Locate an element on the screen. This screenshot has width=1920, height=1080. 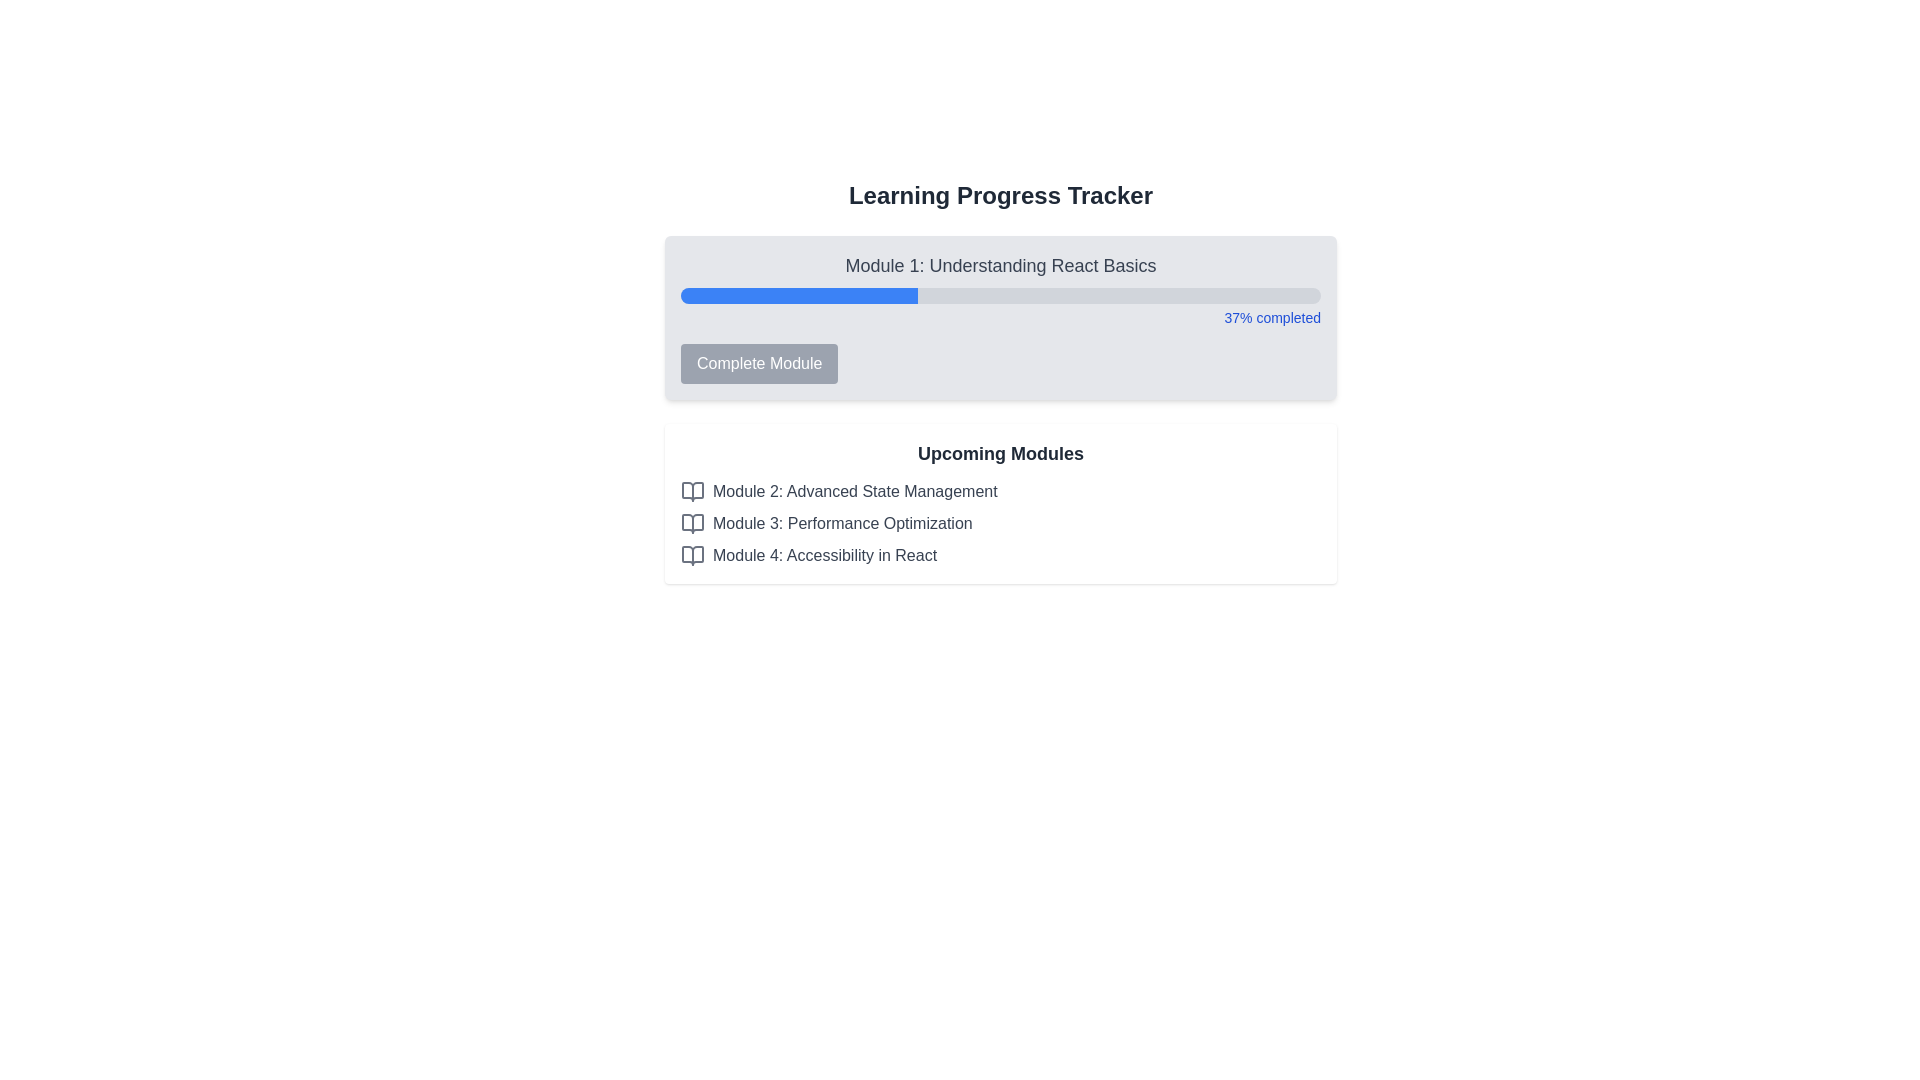
the filled portion of the progress indicator segment in the 'Learning Progress Tracker' section, which visually represents the completion percentage of a module's progress is located at coordinates (782, 296).